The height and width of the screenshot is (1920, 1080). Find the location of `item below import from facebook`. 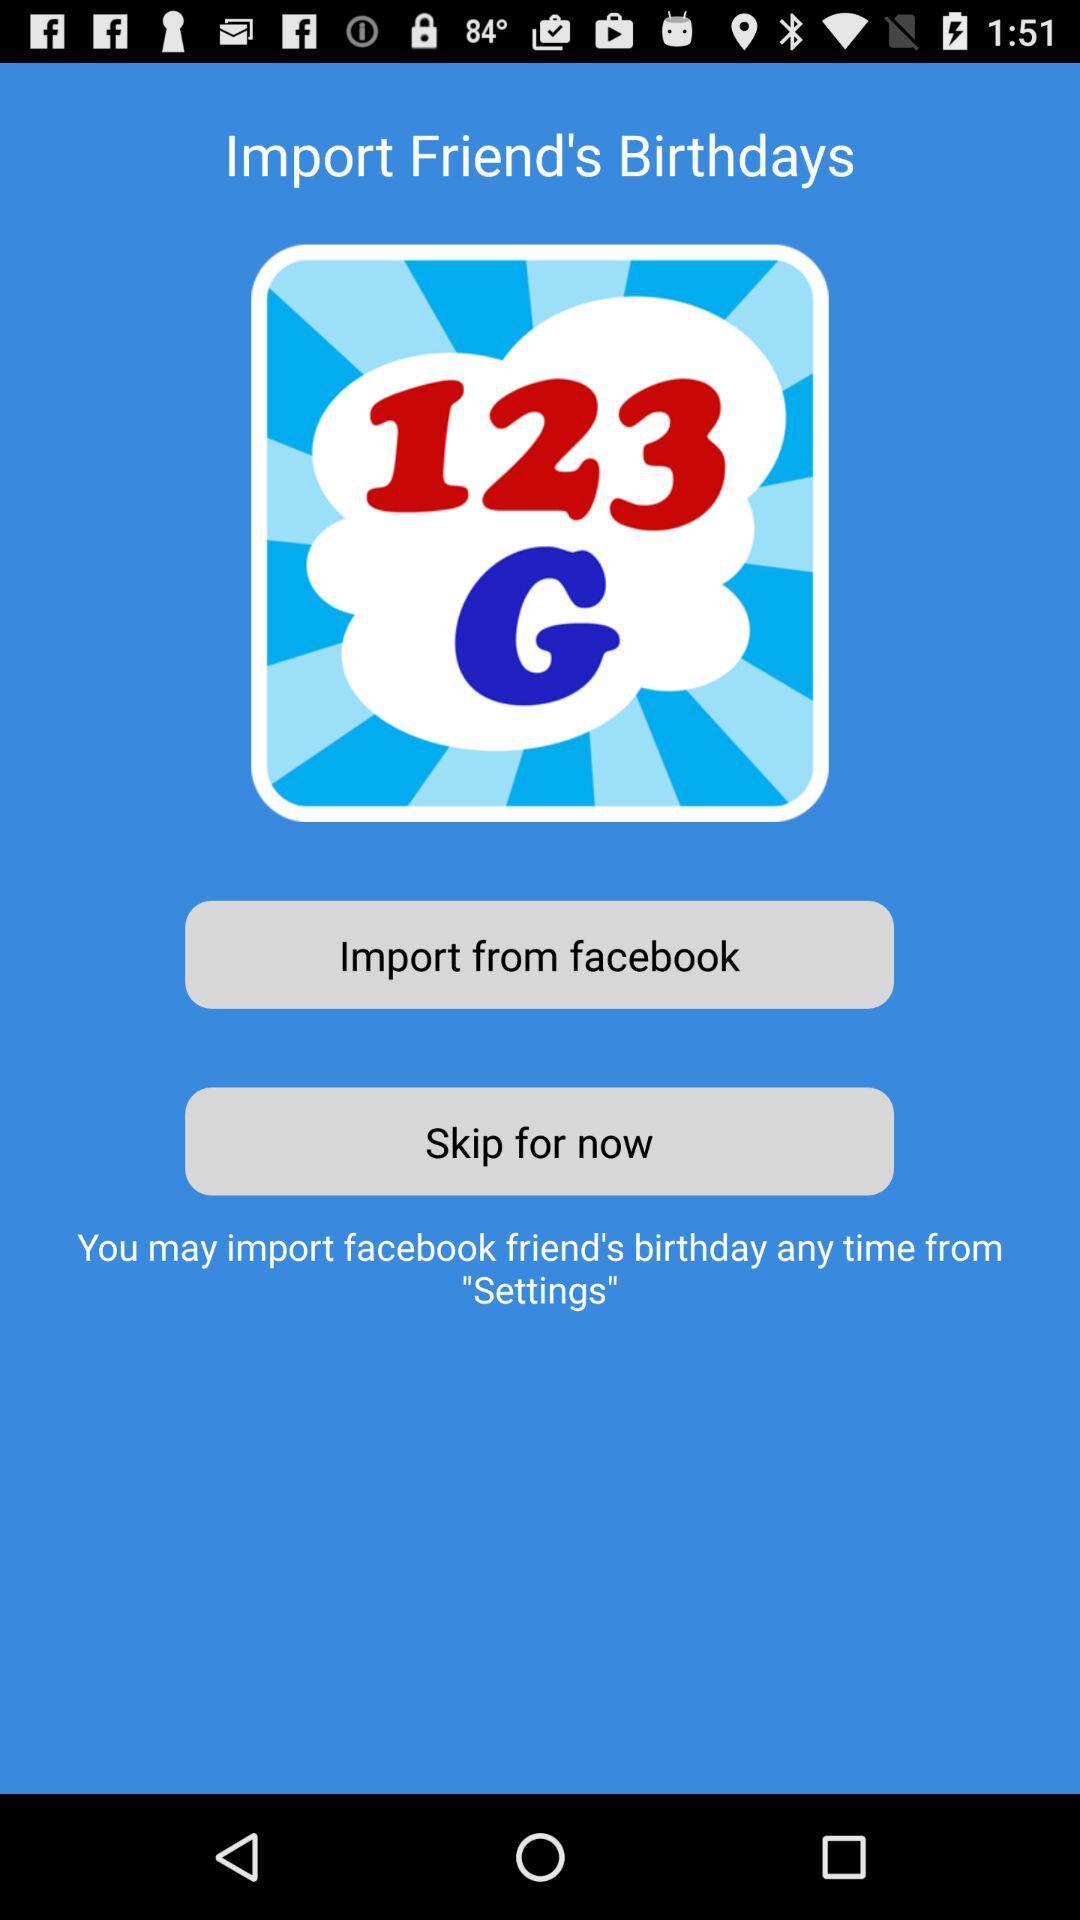

item below import from facebook is located at coordinates (538, 1141).